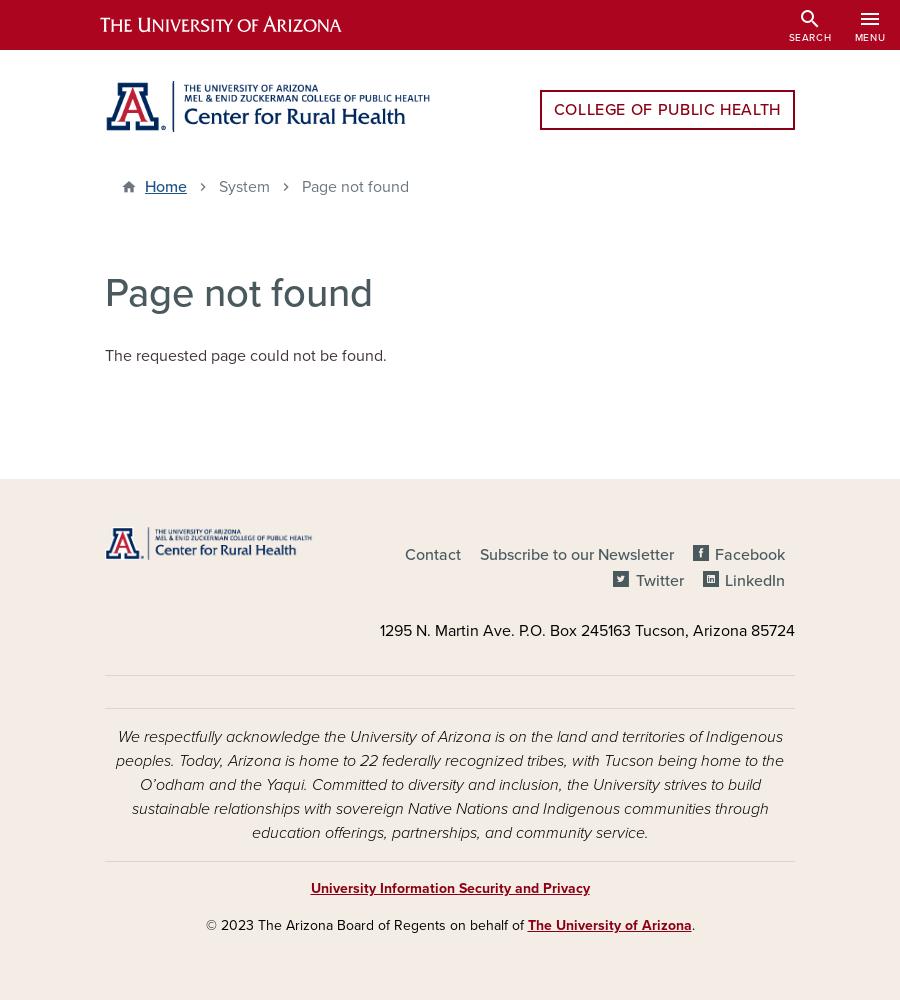 The height and width of the screenshot is (1000, 900). What do you see at coordinates (666, 109) in the screenshot?
I see `'College of Public Health'` at bounding box center [666, 109].